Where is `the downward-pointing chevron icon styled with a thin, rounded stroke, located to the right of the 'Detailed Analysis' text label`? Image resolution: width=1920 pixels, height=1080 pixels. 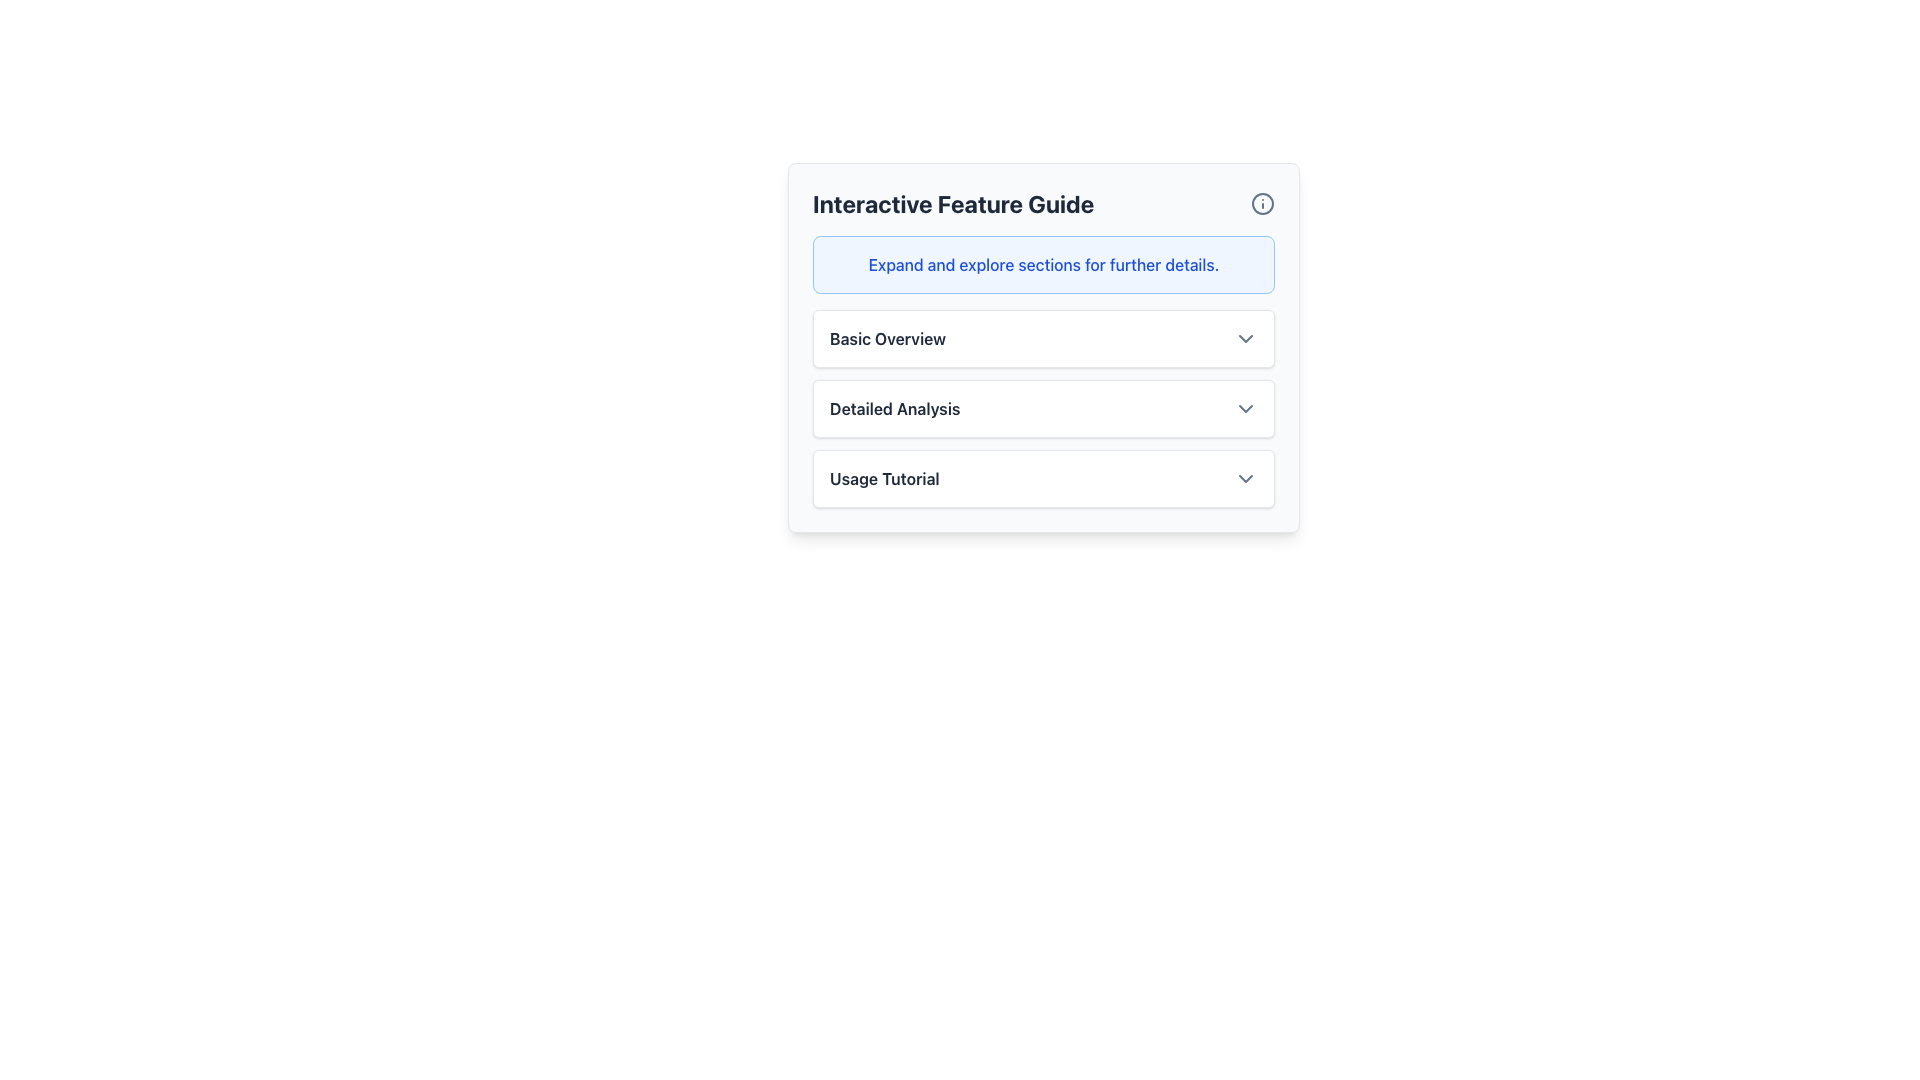 the downward-pointing chevron icon styled with a thin, rounded stroke, located to the right of the 'Detailed Analysis' text label is located at coordinates (1245, 407).